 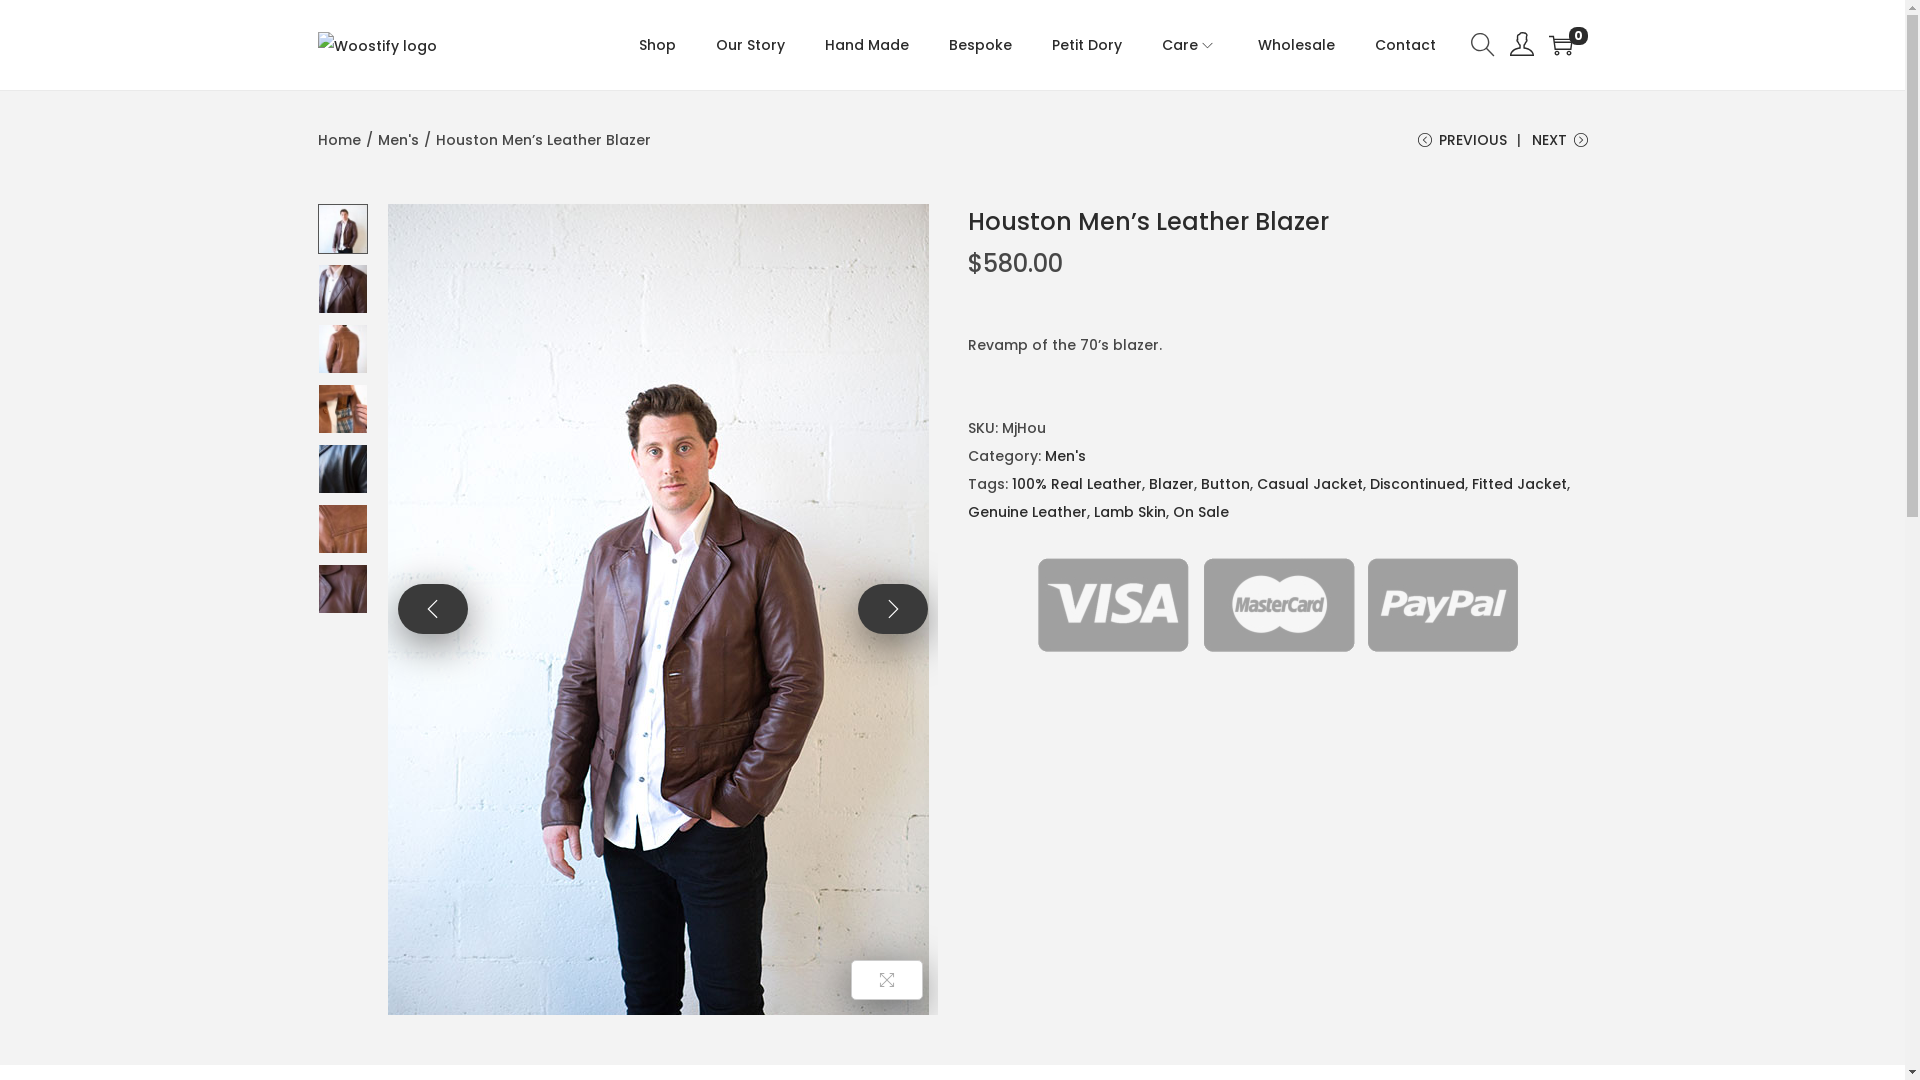 I want to click on 'Home', so click(x=339, y=138).